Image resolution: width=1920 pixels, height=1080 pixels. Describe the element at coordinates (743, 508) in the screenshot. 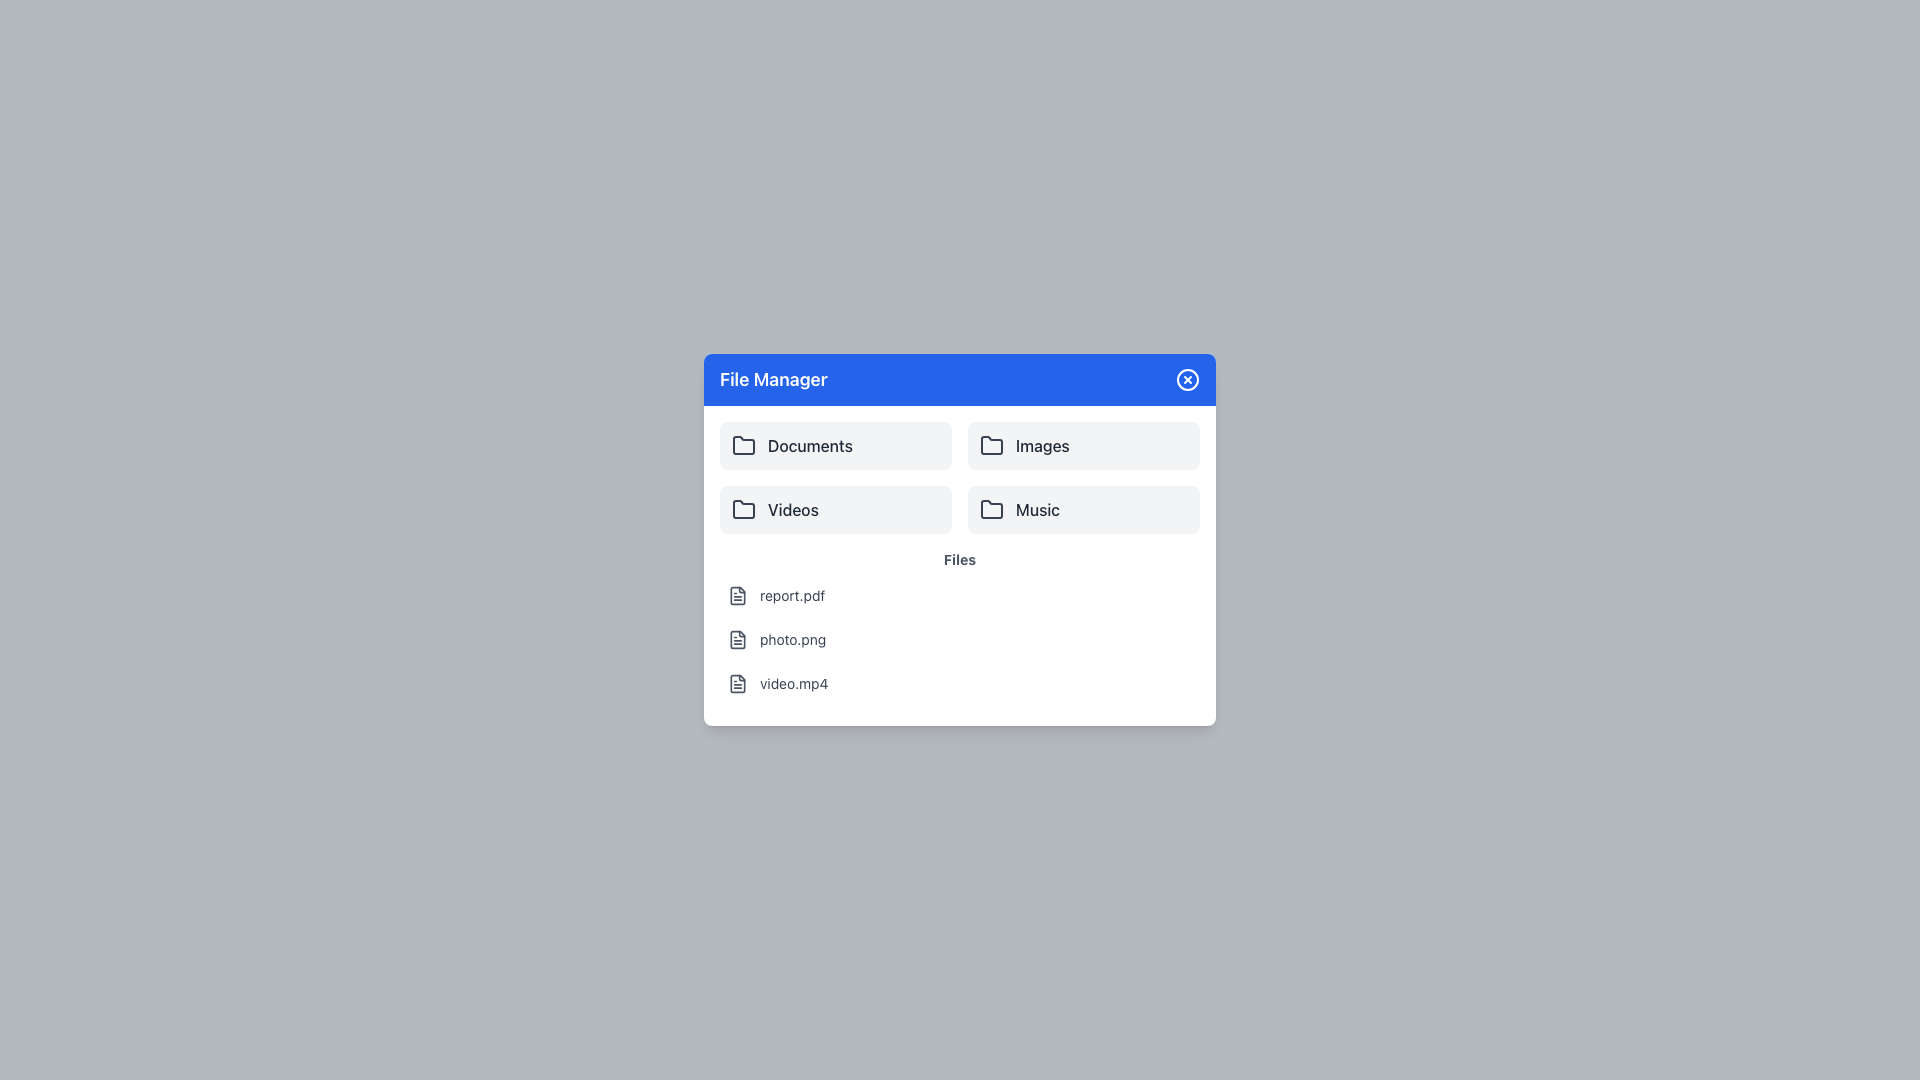

I see `the folder icon representing 'Videos'` at that location.